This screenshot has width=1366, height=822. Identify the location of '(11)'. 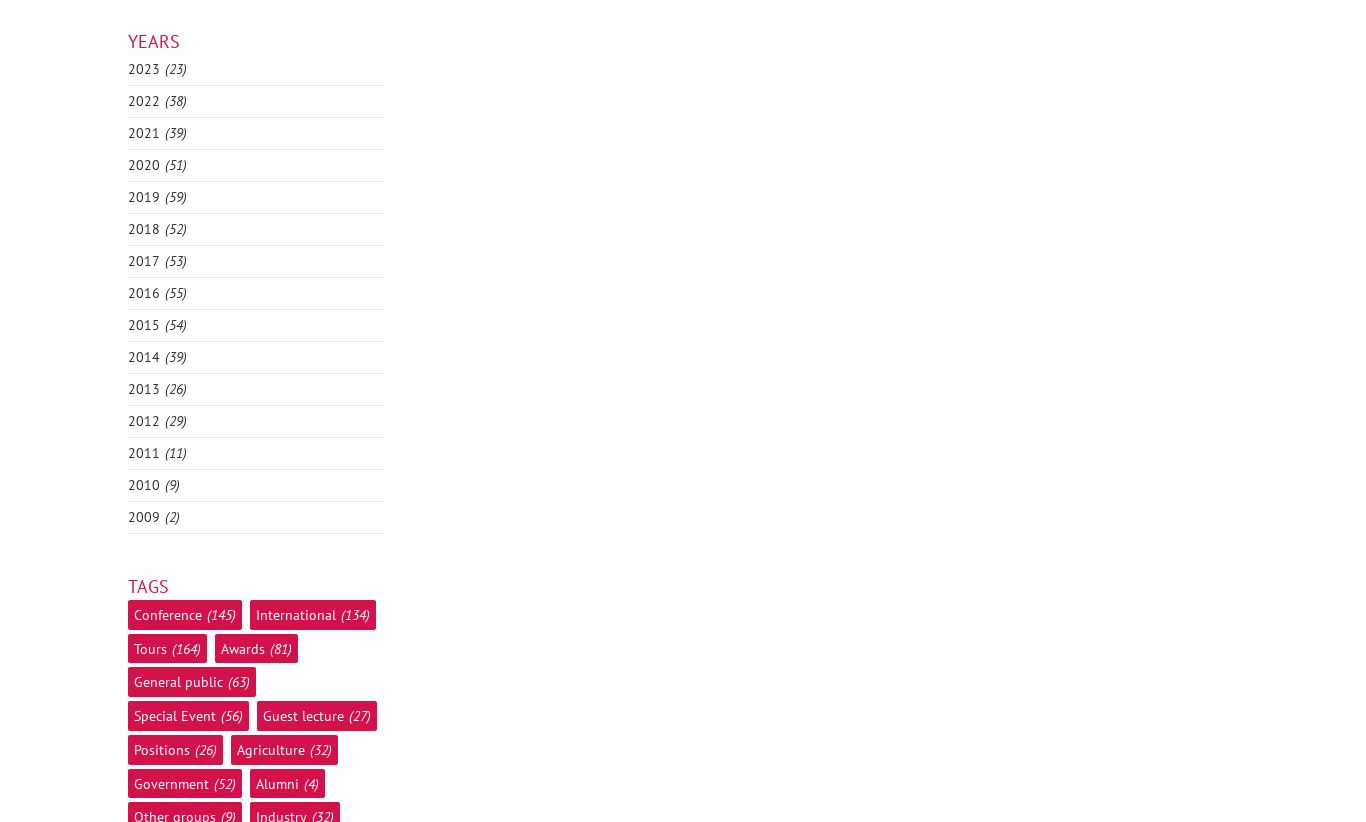
(174, 453).